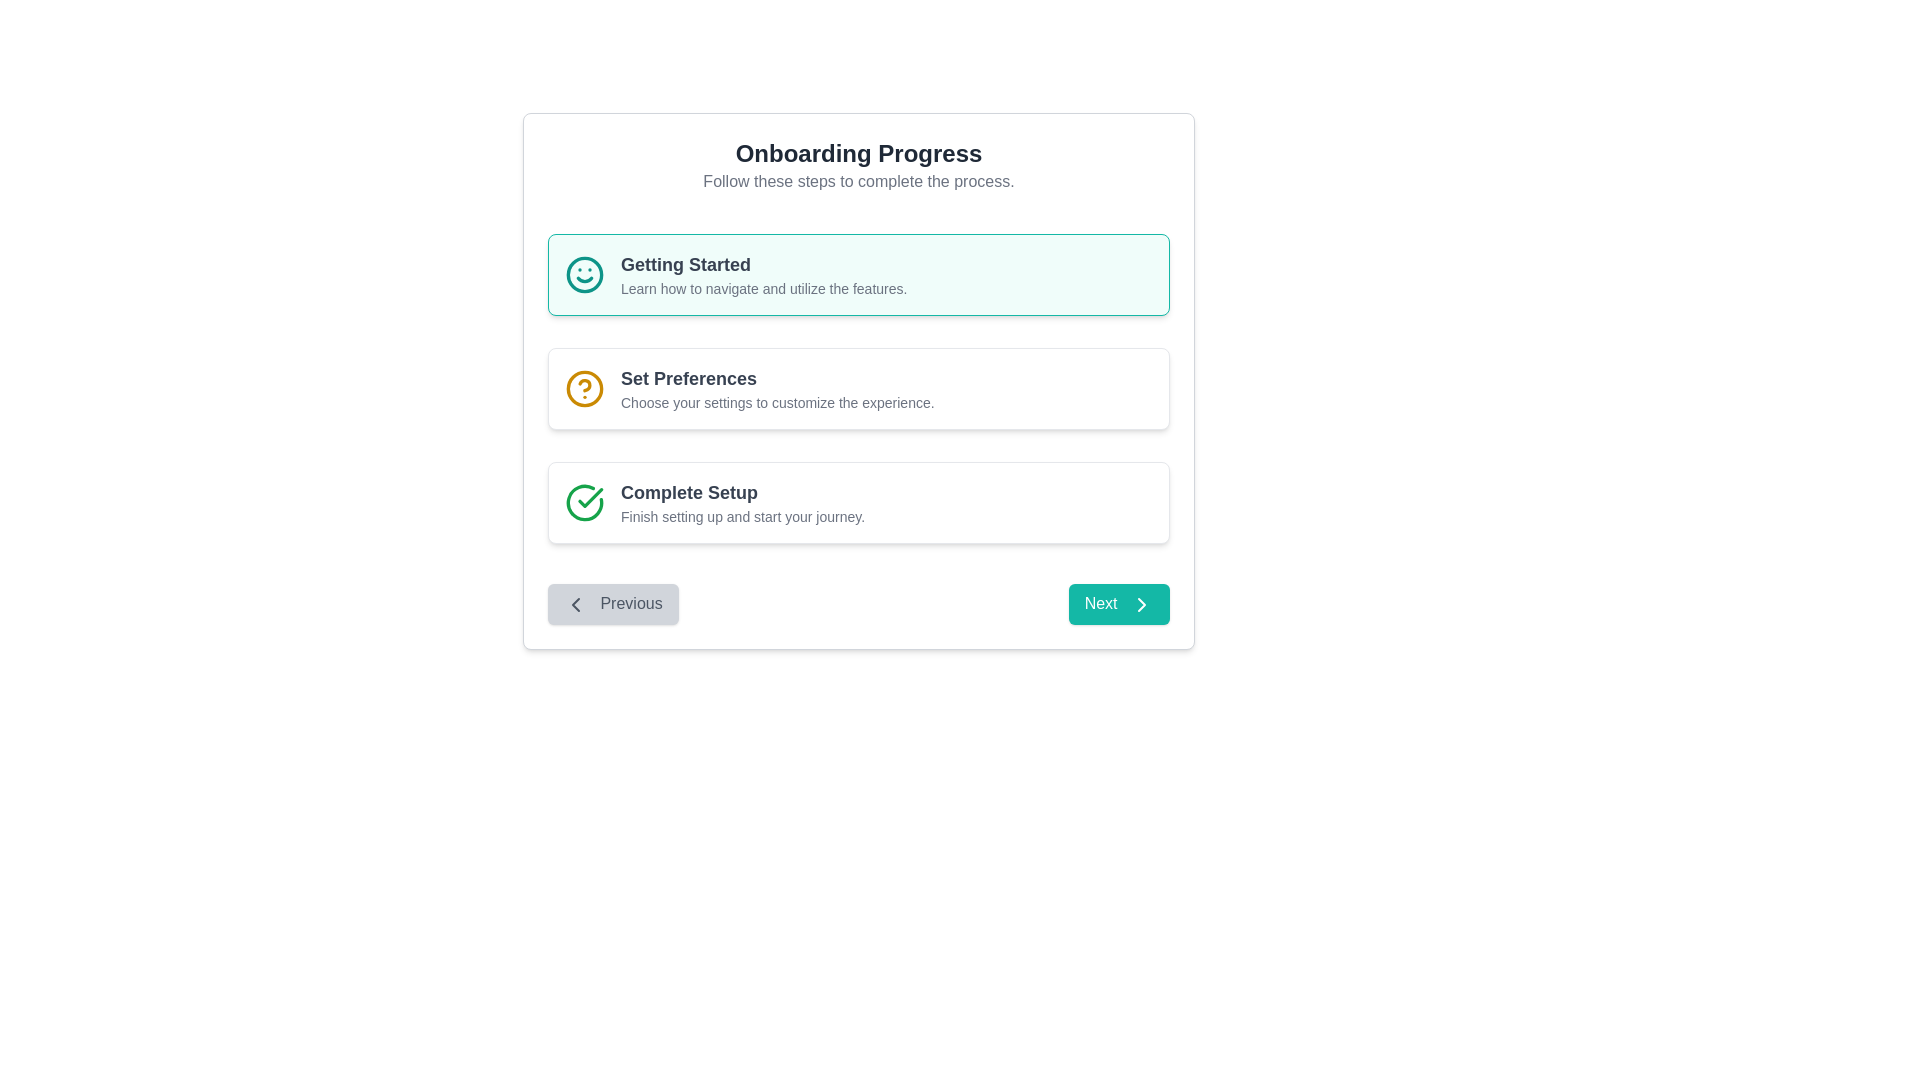 Image resolution: width=1920 pixels, height=1080 pixels. What do you see at coordinates (584, 389) in the screenshot?
I see `the icon that represents a step in the onboarding process, located to the left of the 'Set Preferences' label in the Onboarding Progress interface` at bounding box center [584, 389].